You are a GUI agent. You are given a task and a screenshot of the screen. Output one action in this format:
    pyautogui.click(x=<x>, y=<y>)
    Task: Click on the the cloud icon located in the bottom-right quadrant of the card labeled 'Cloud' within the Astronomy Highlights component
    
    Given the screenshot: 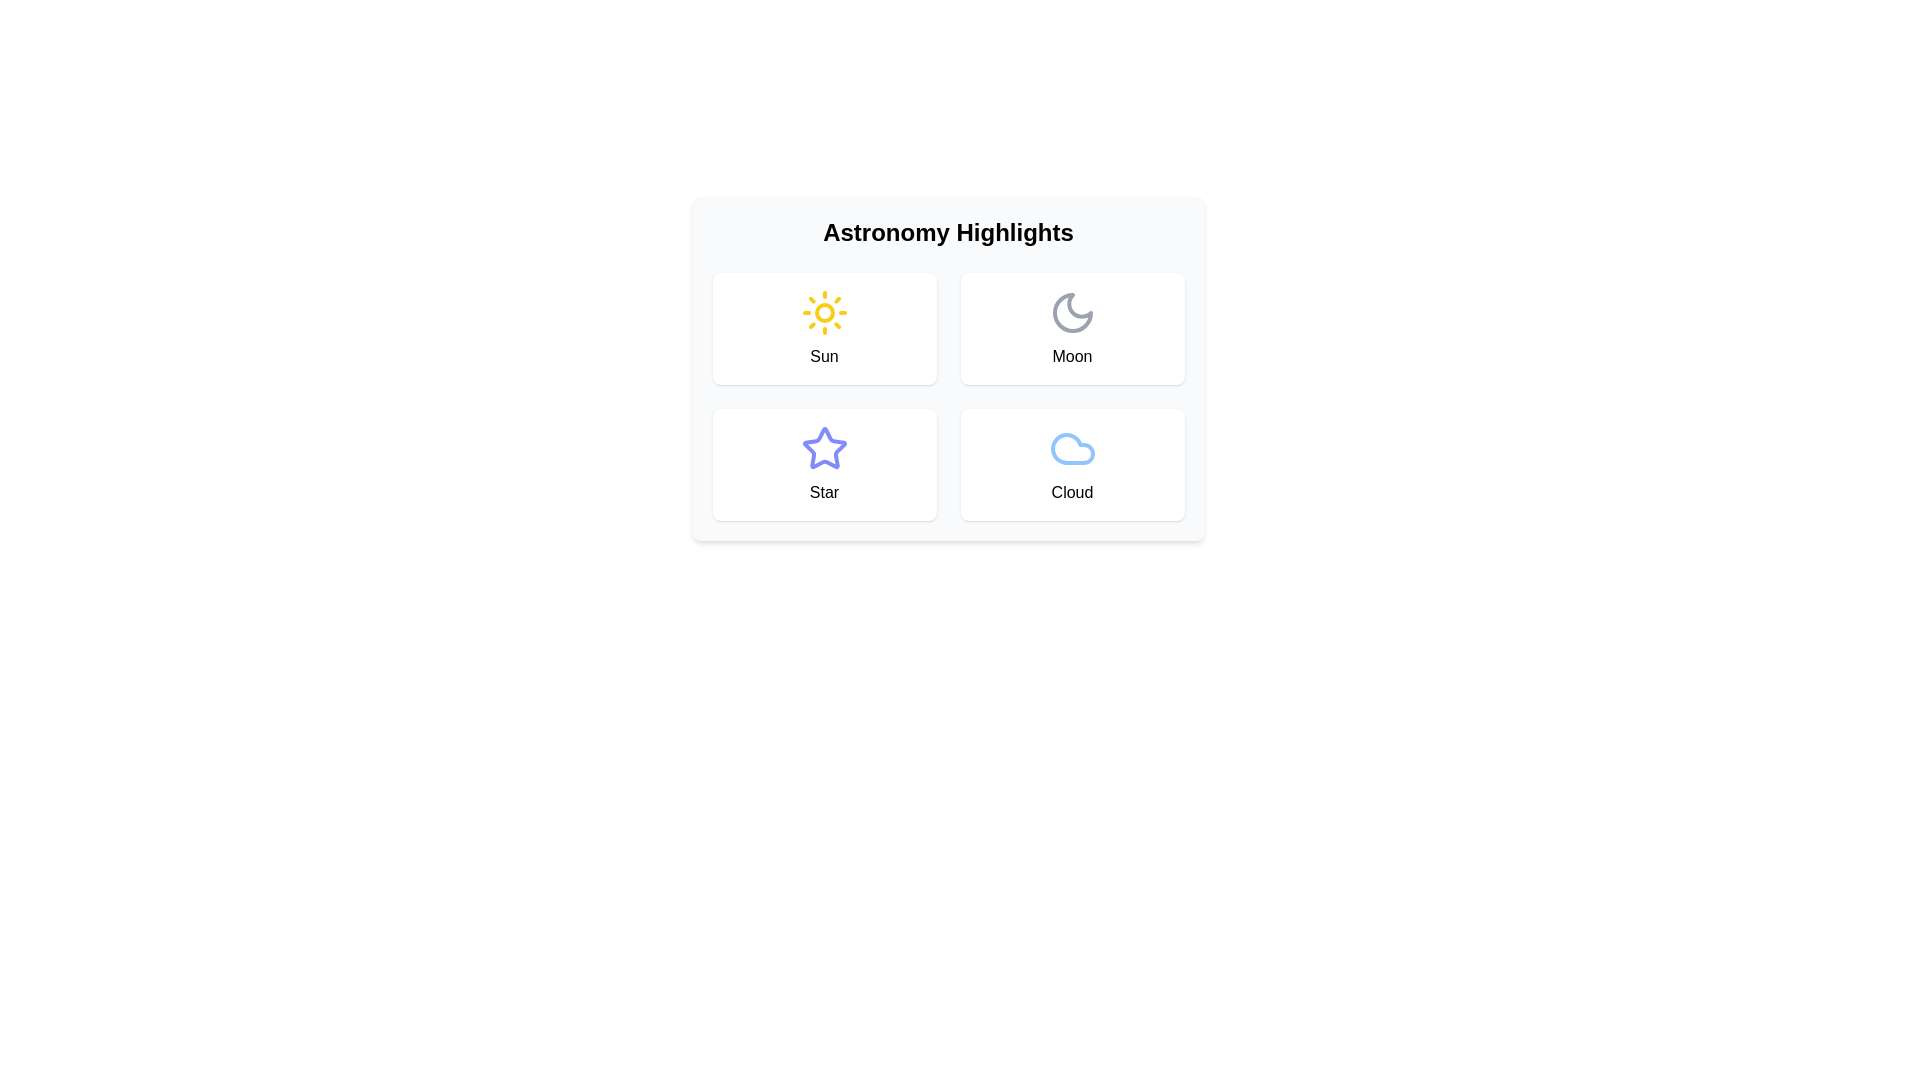 What is the action you would take?
    pyautogui.click(x=1071, y=447)
    